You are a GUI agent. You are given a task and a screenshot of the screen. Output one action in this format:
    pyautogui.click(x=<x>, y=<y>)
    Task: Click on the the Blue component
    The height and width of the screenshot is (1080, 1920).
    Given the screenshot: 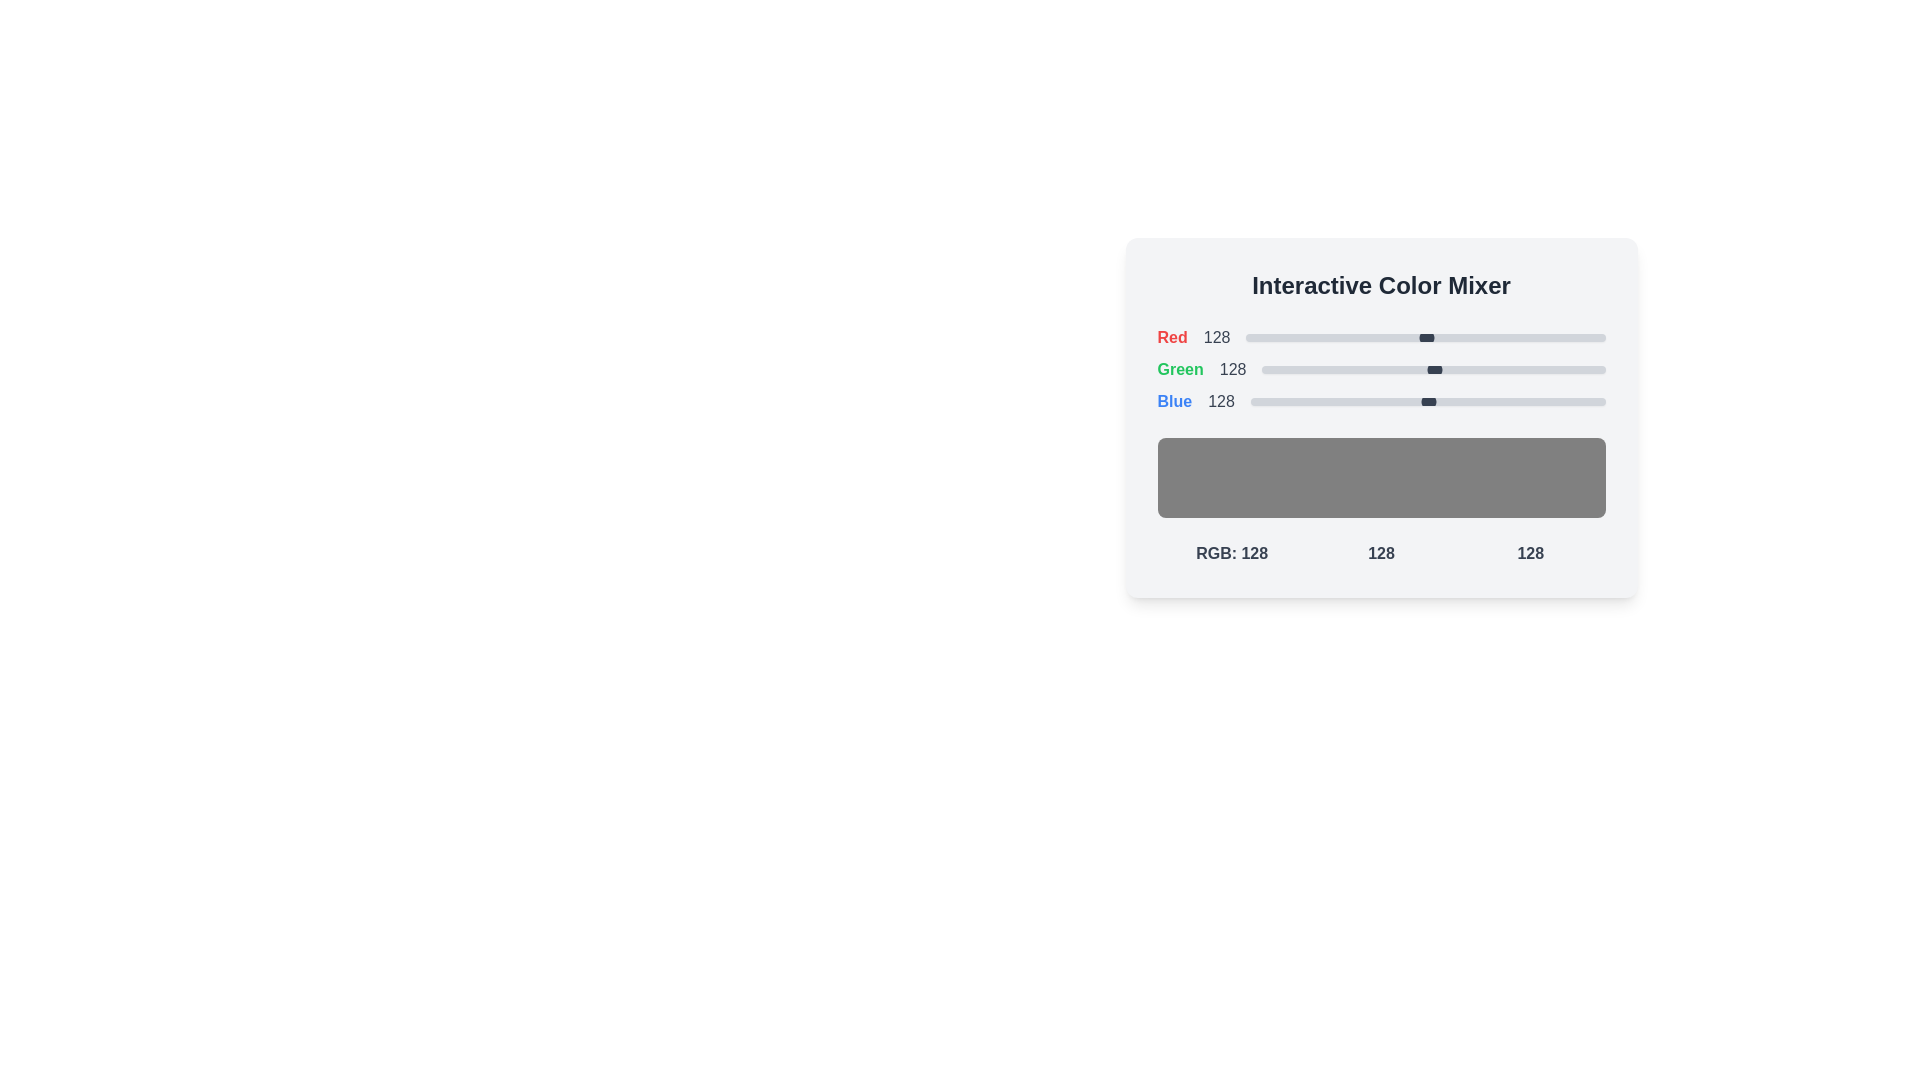 What is the action you would take?
    pyautogui.click(x=1263, y=401)
    